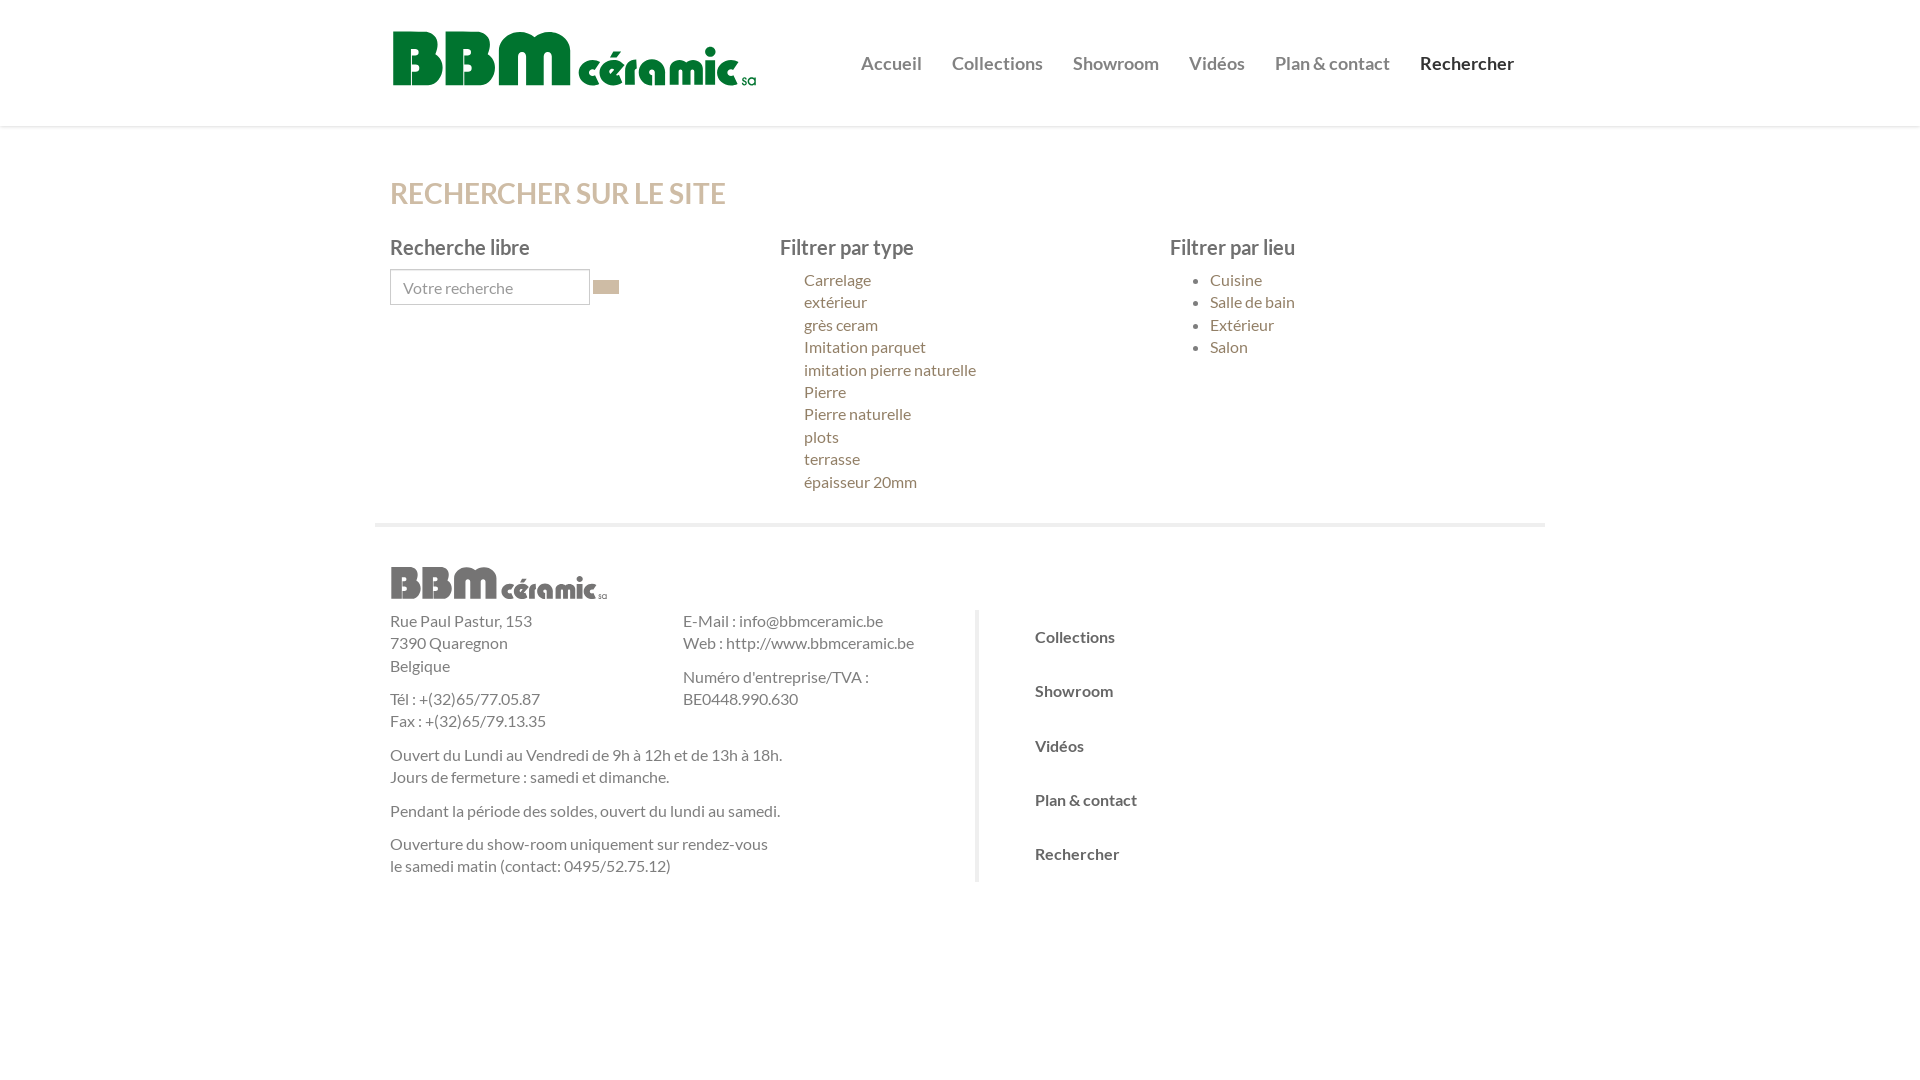 The height and width of the screenshot is (1080, 1920). What do you see at coordinates (1251, 301) in the screenshot?
I see `'Salle de bain'` at bounding box center [1251, 301].